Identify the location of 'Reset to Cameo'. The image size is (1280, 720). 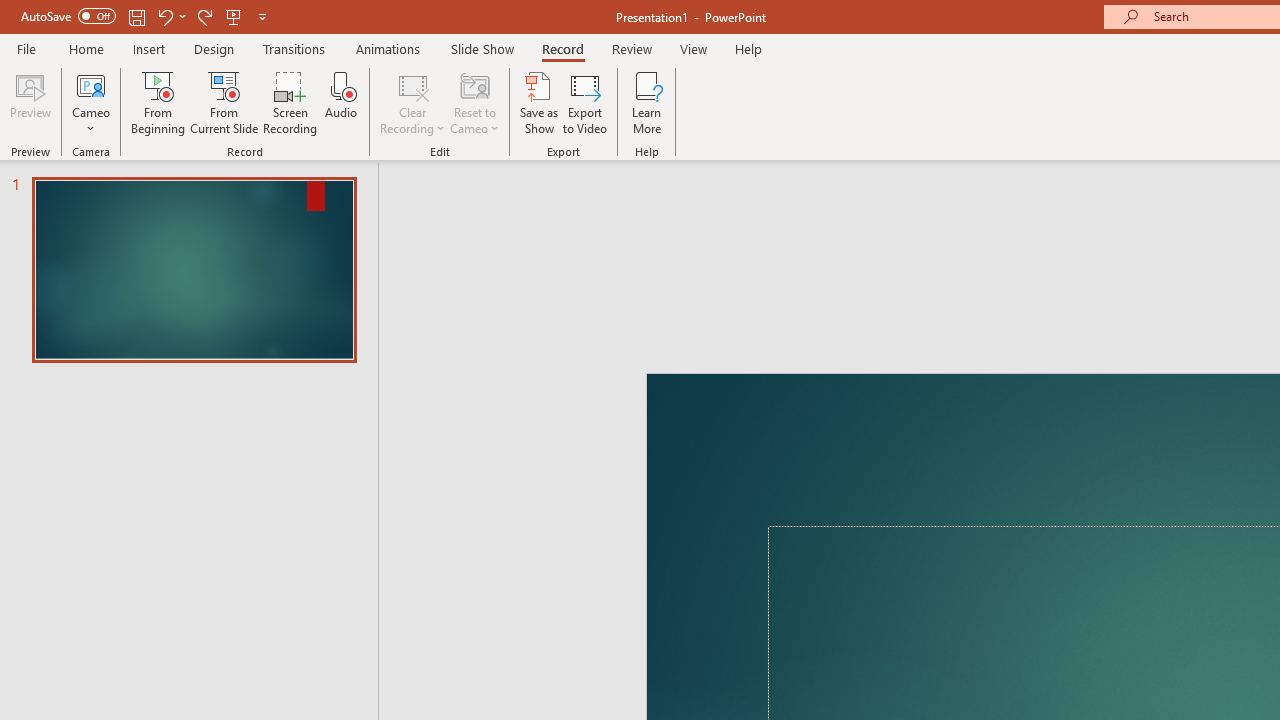
(473, 103).